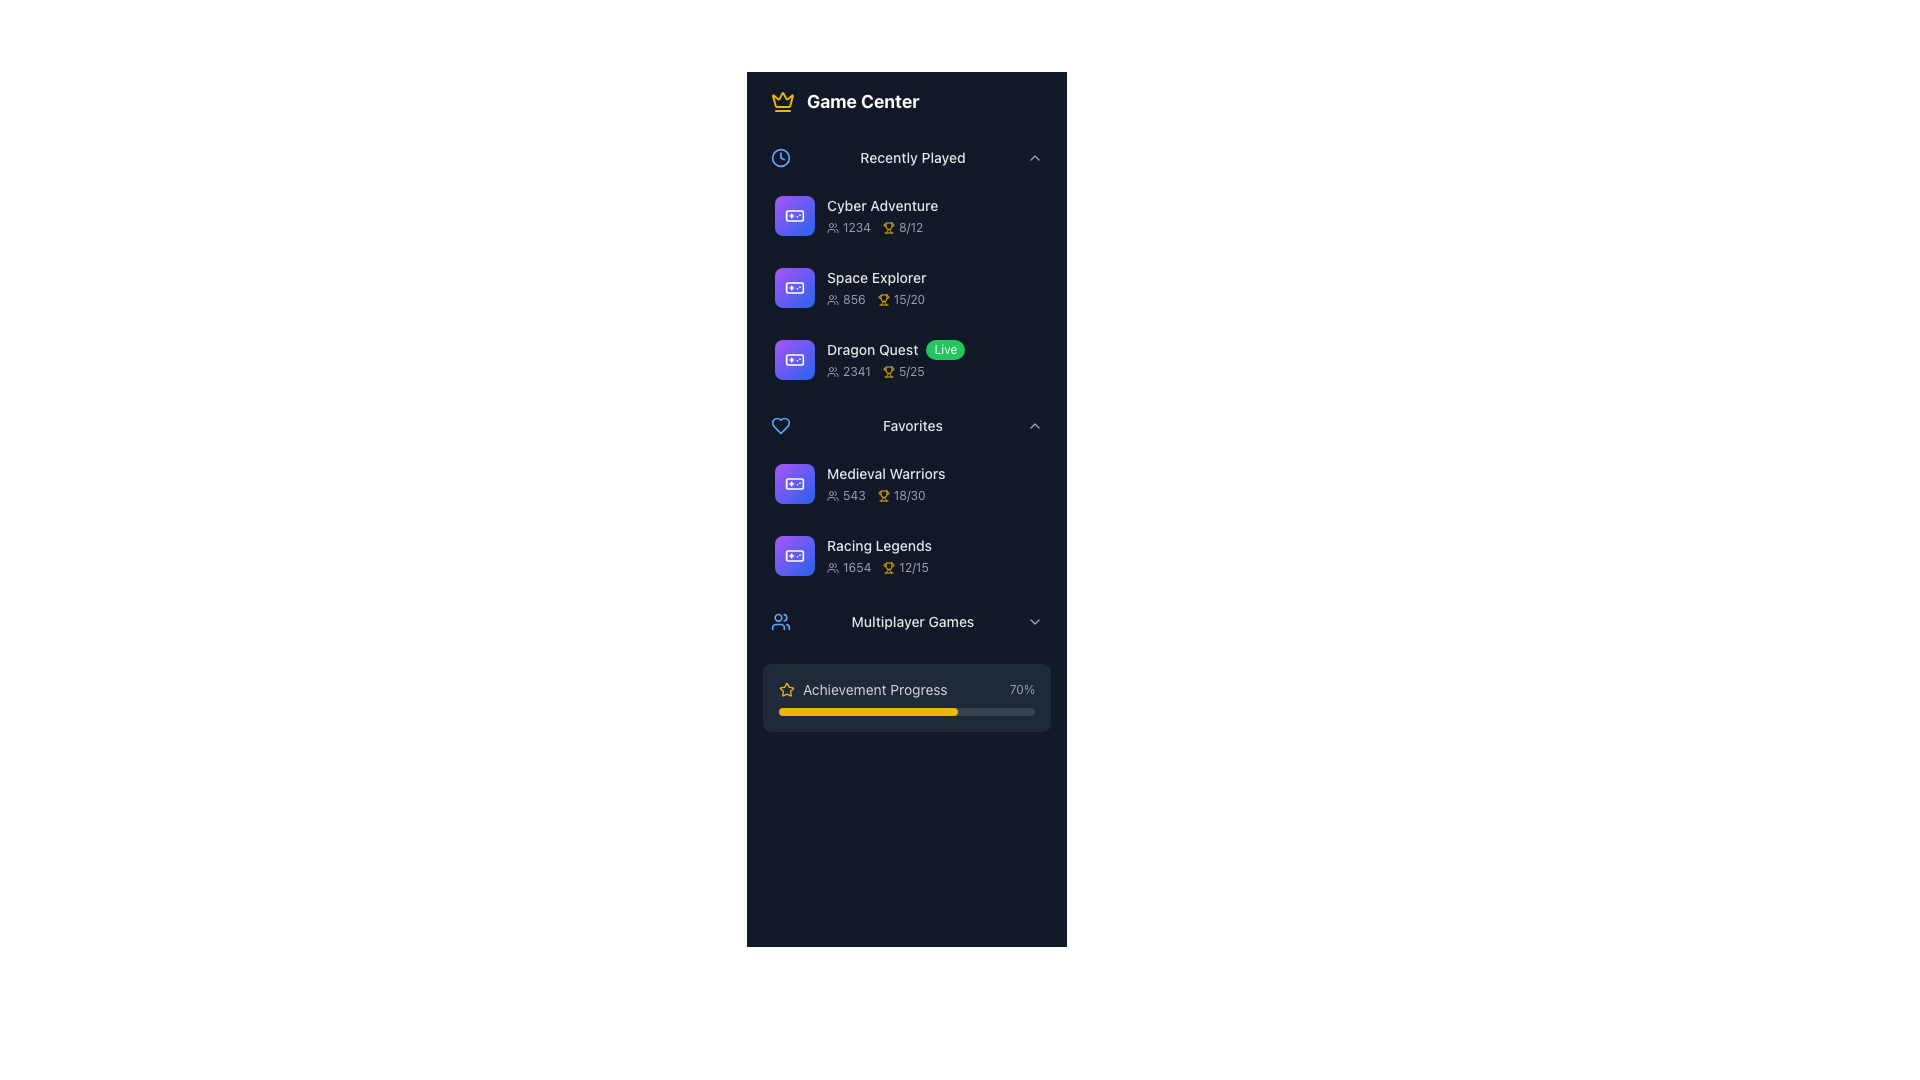  What do you see at coordinates (908, 300) in the screenshot?
I see `the text label displaying '15/20', which is styled in a small gray font and positioned to the right of a yellow trophy icon associated with the 'Space Explorer' item under 'Recently Played'` at bounding box center [908, 300].